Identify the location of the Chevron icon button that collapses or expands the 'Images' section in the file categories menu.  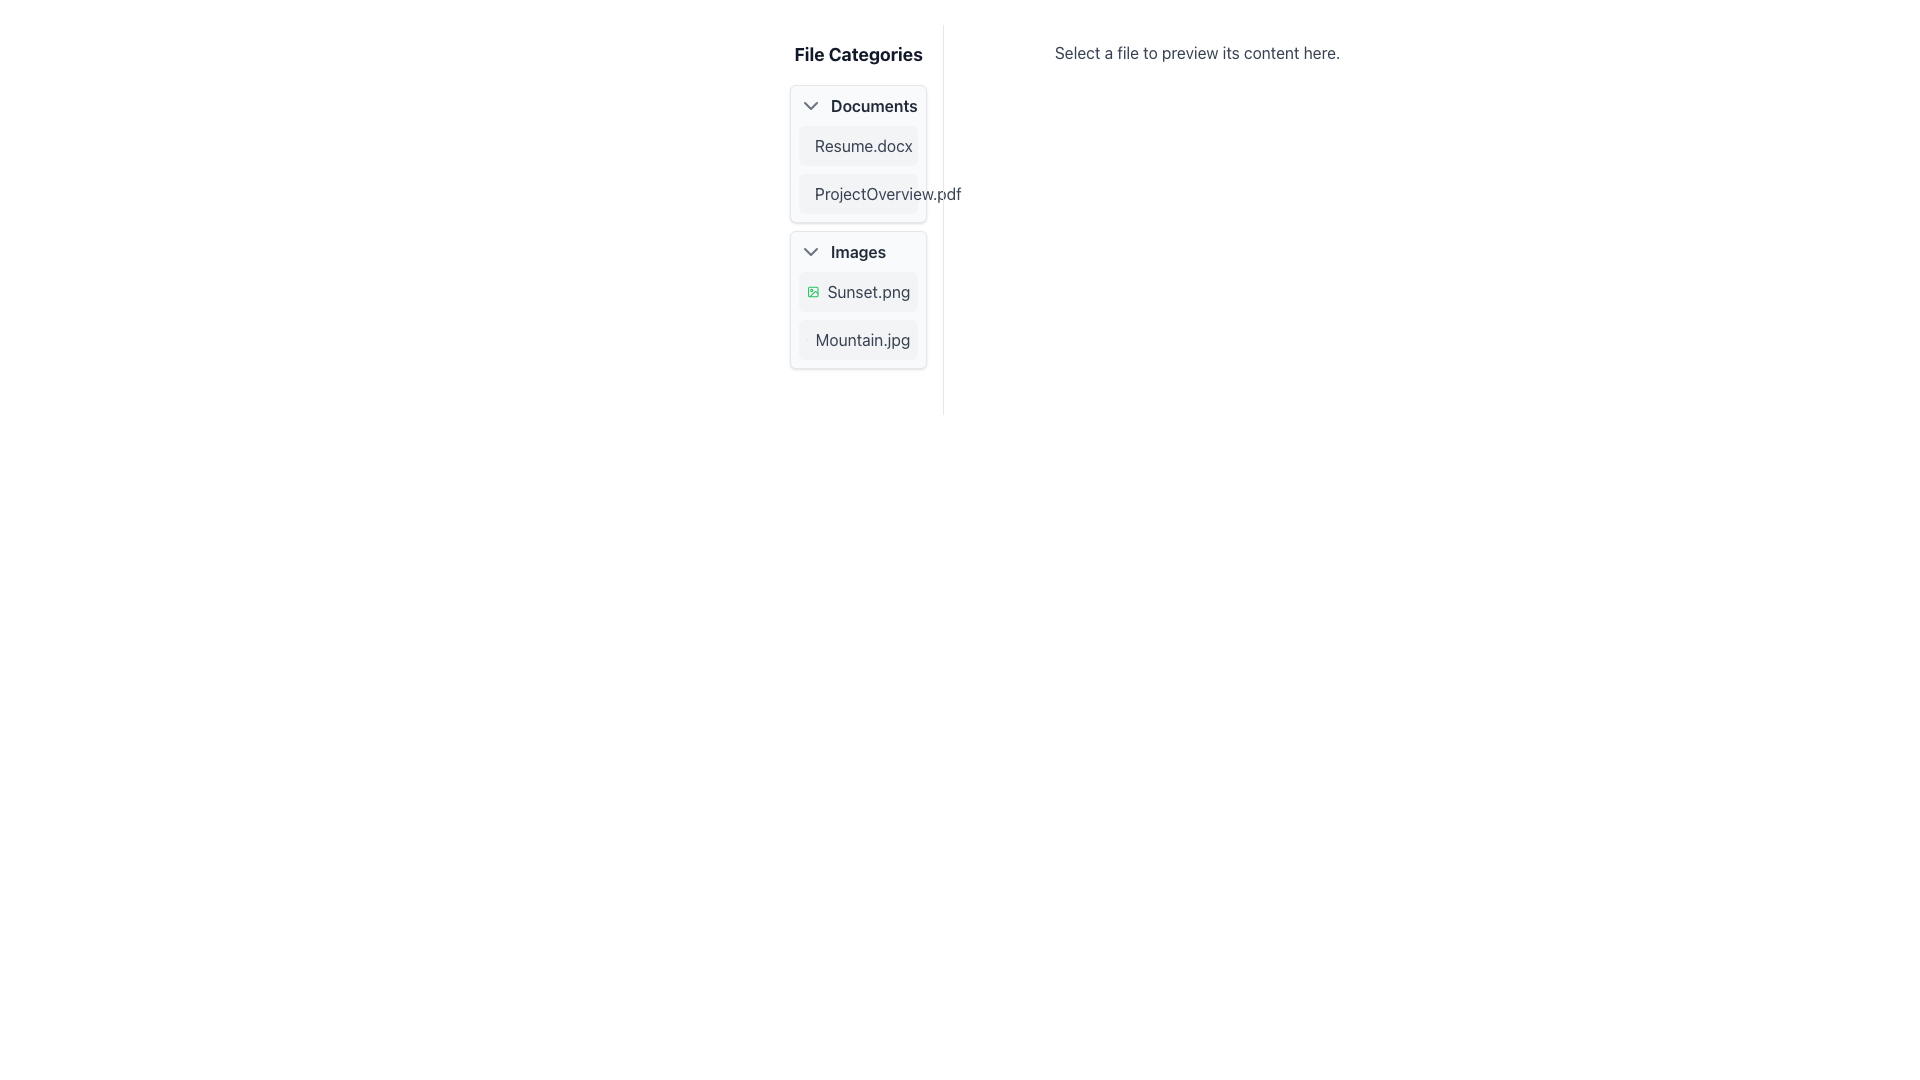
(811, 250).